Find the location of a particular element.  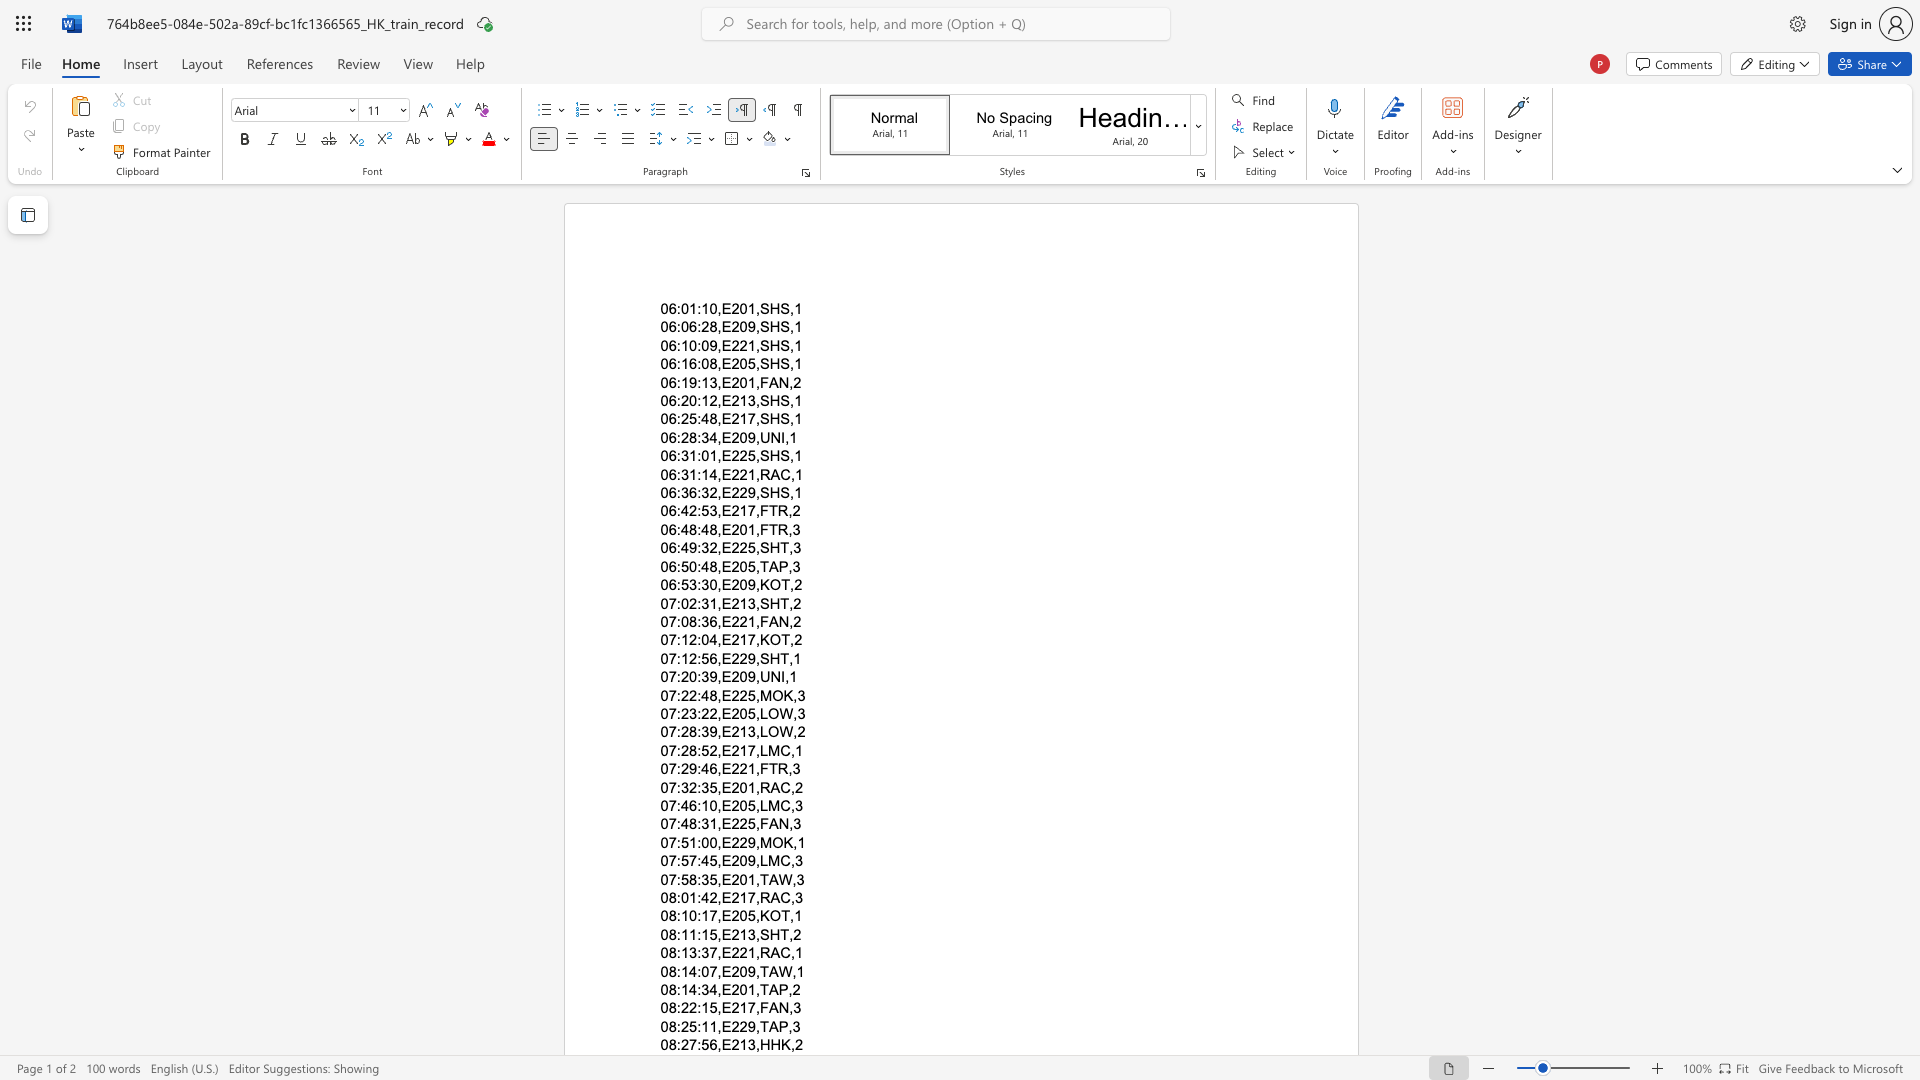

the subset text "1,E2" within the text "06:31:01,E225,SHS,1" is located at coordinates (709, 456).